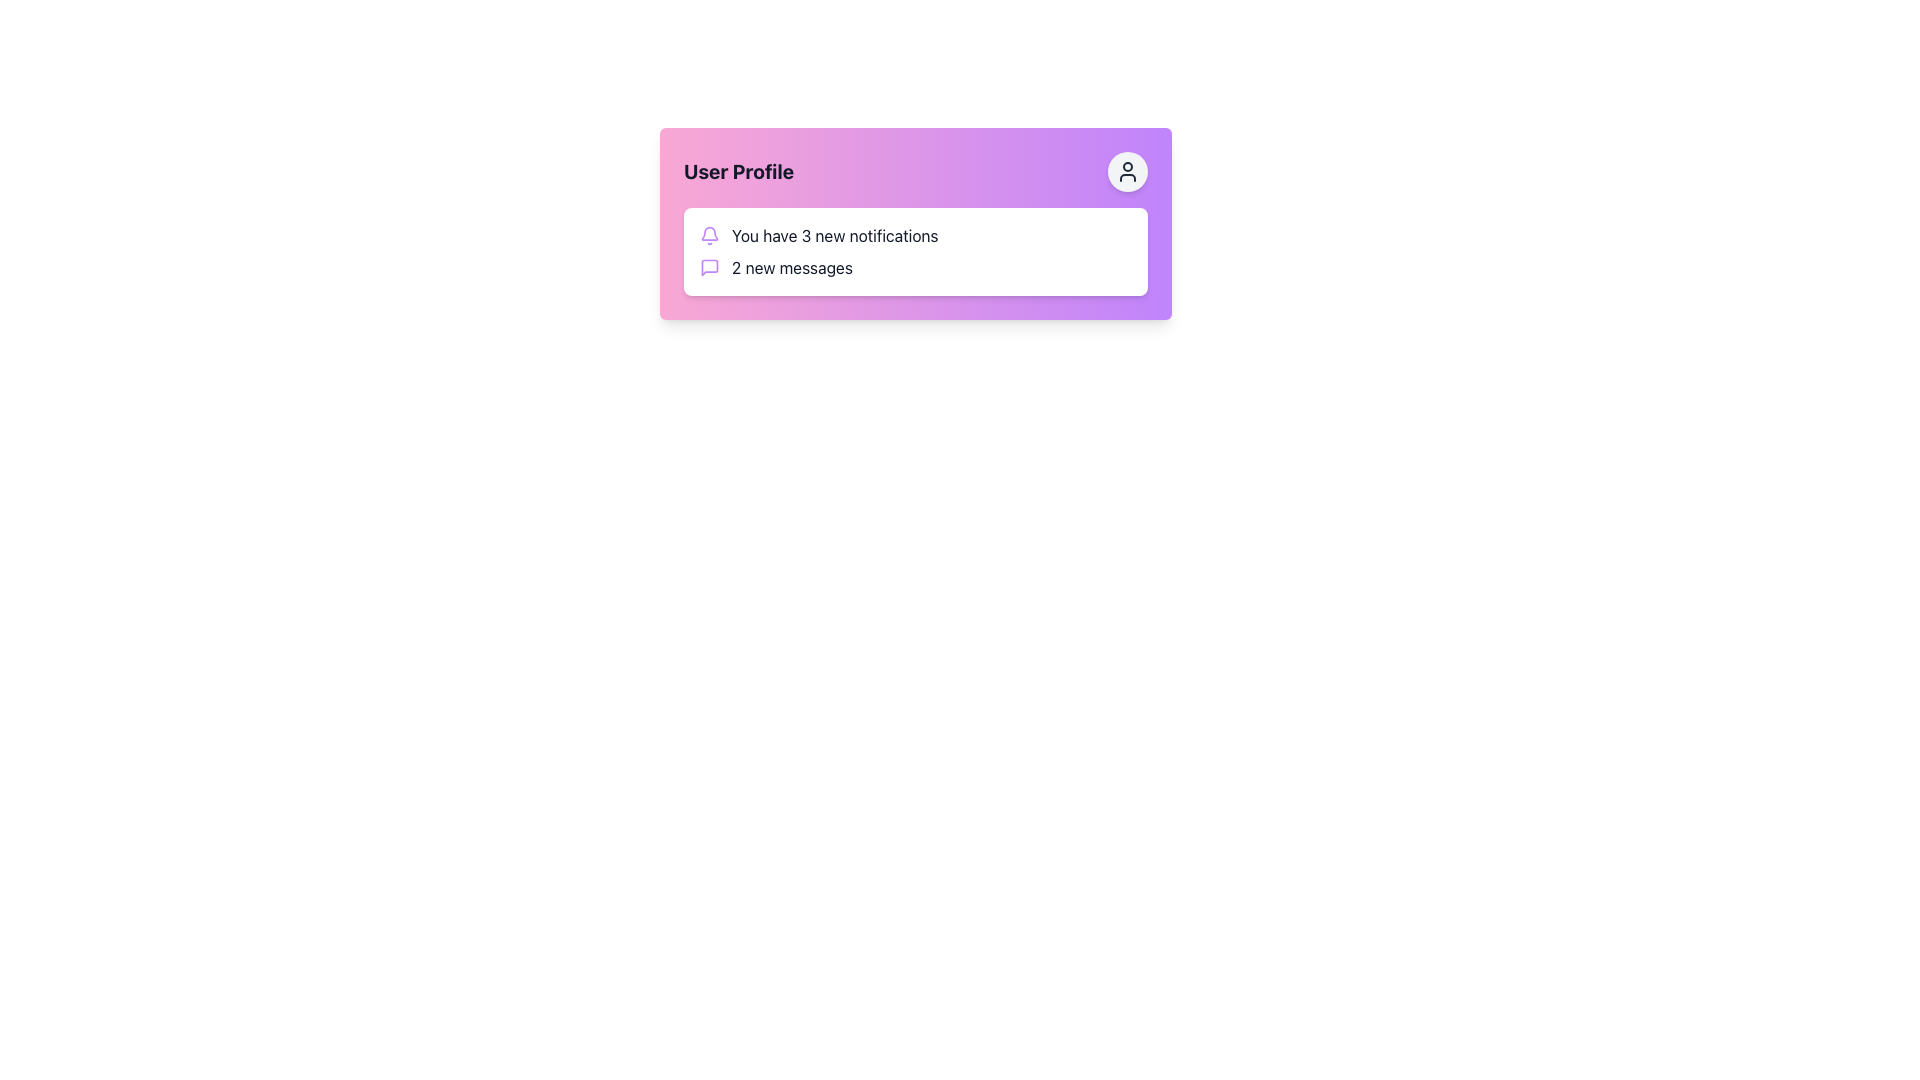 The height and width of the screenshot is (1080, 1920). Describe the element at coordinates (1128, 171) in the screenshot. I see `the SVG icon depicting a user silhouette within a circular button at the top-right corner of the 'User Profile' card` at that location.